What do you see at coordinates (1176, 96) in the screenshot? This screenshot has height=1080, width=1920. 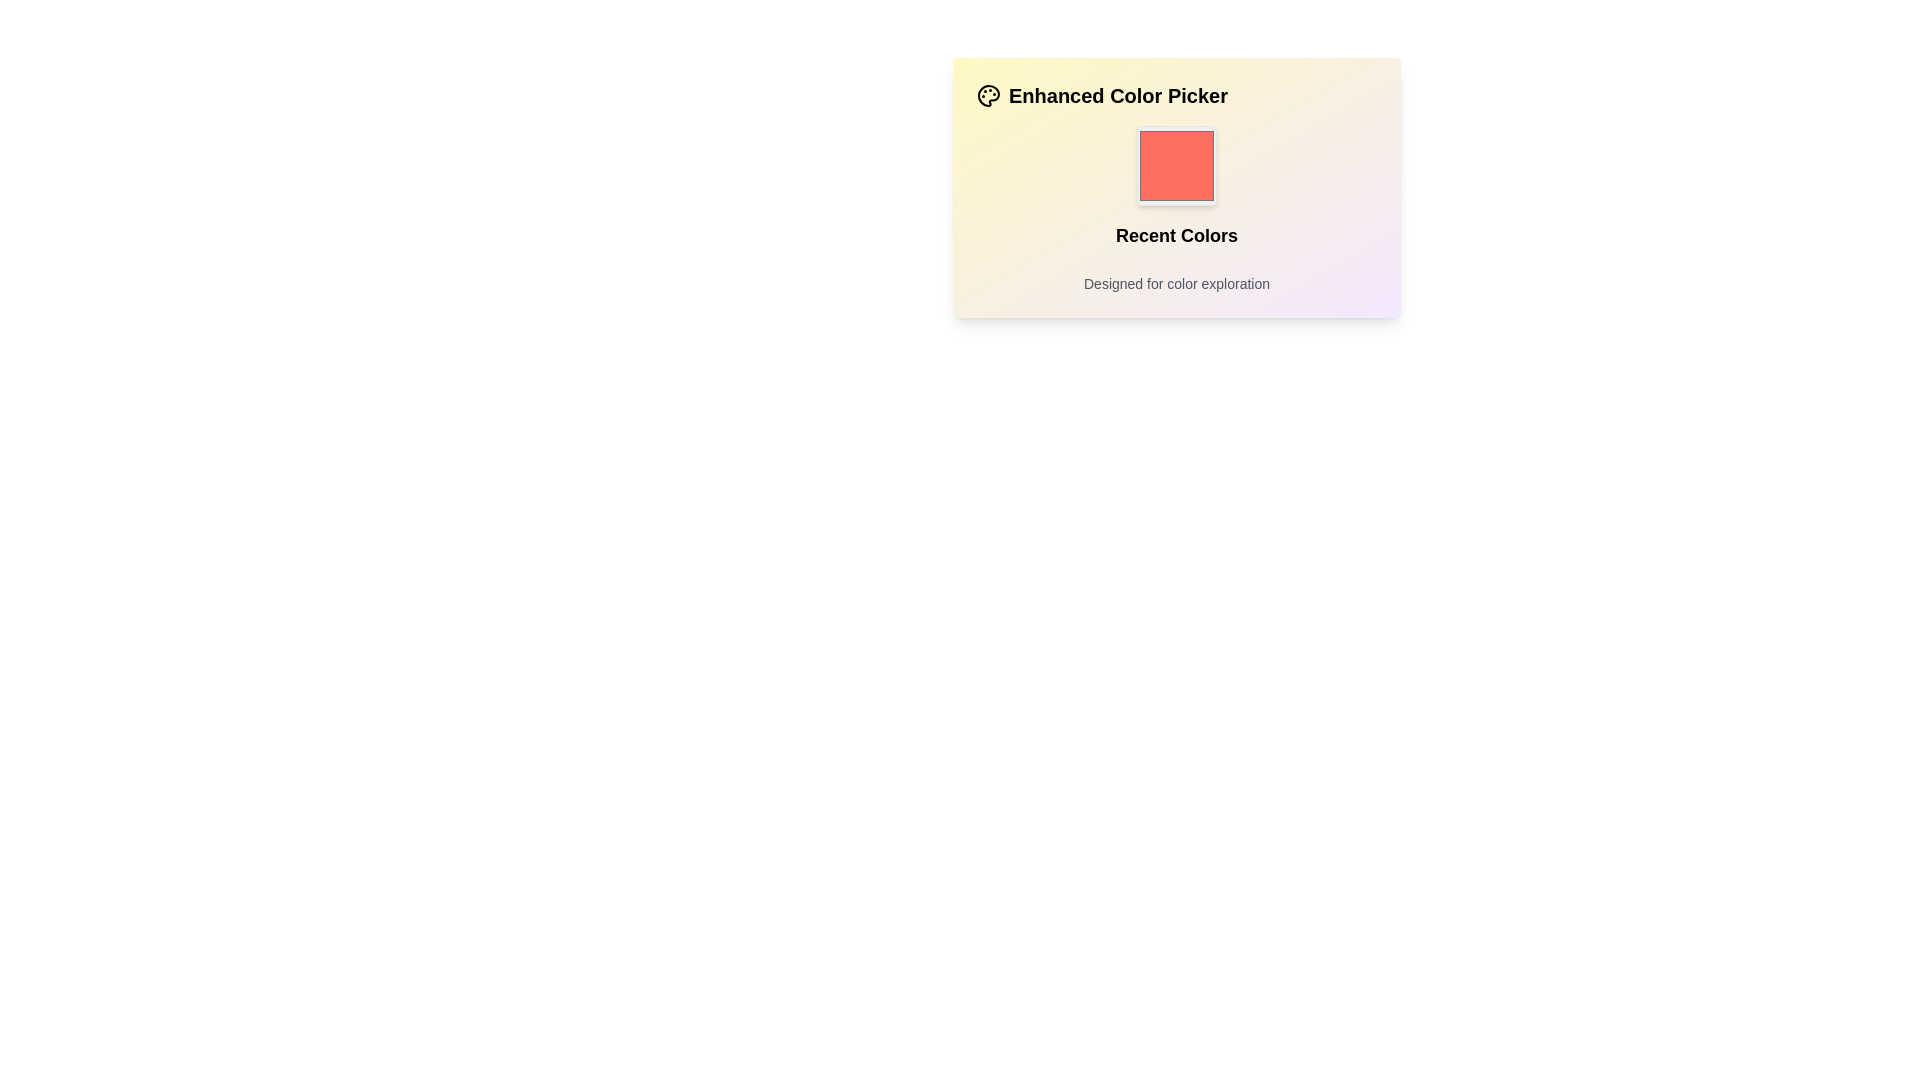 I see `the 'Enhanced Color Picker' header for accessibility by clicking on it` at bounding box center [1176, 96].